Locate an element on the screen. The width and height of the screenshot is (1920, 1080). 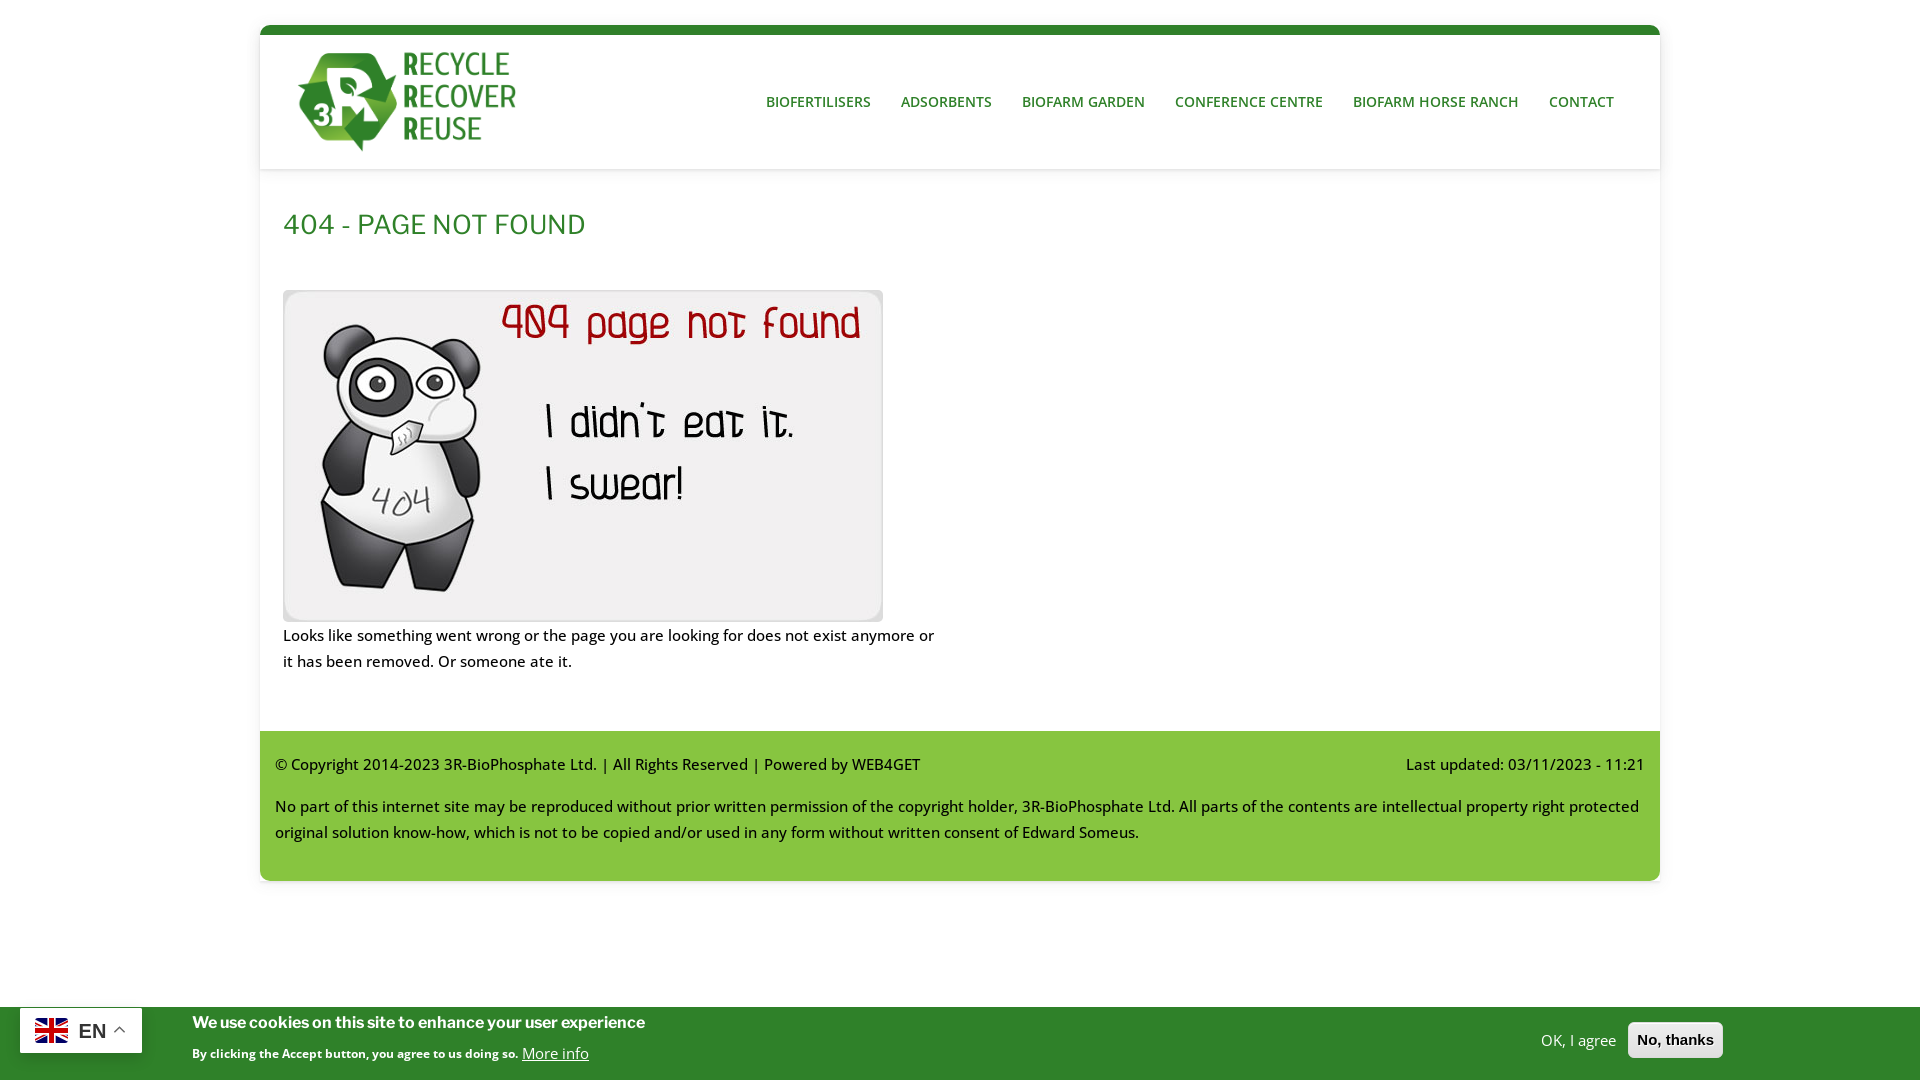
'BIOFARM HORSE RANCH' is located at coordinates (1434, 102).